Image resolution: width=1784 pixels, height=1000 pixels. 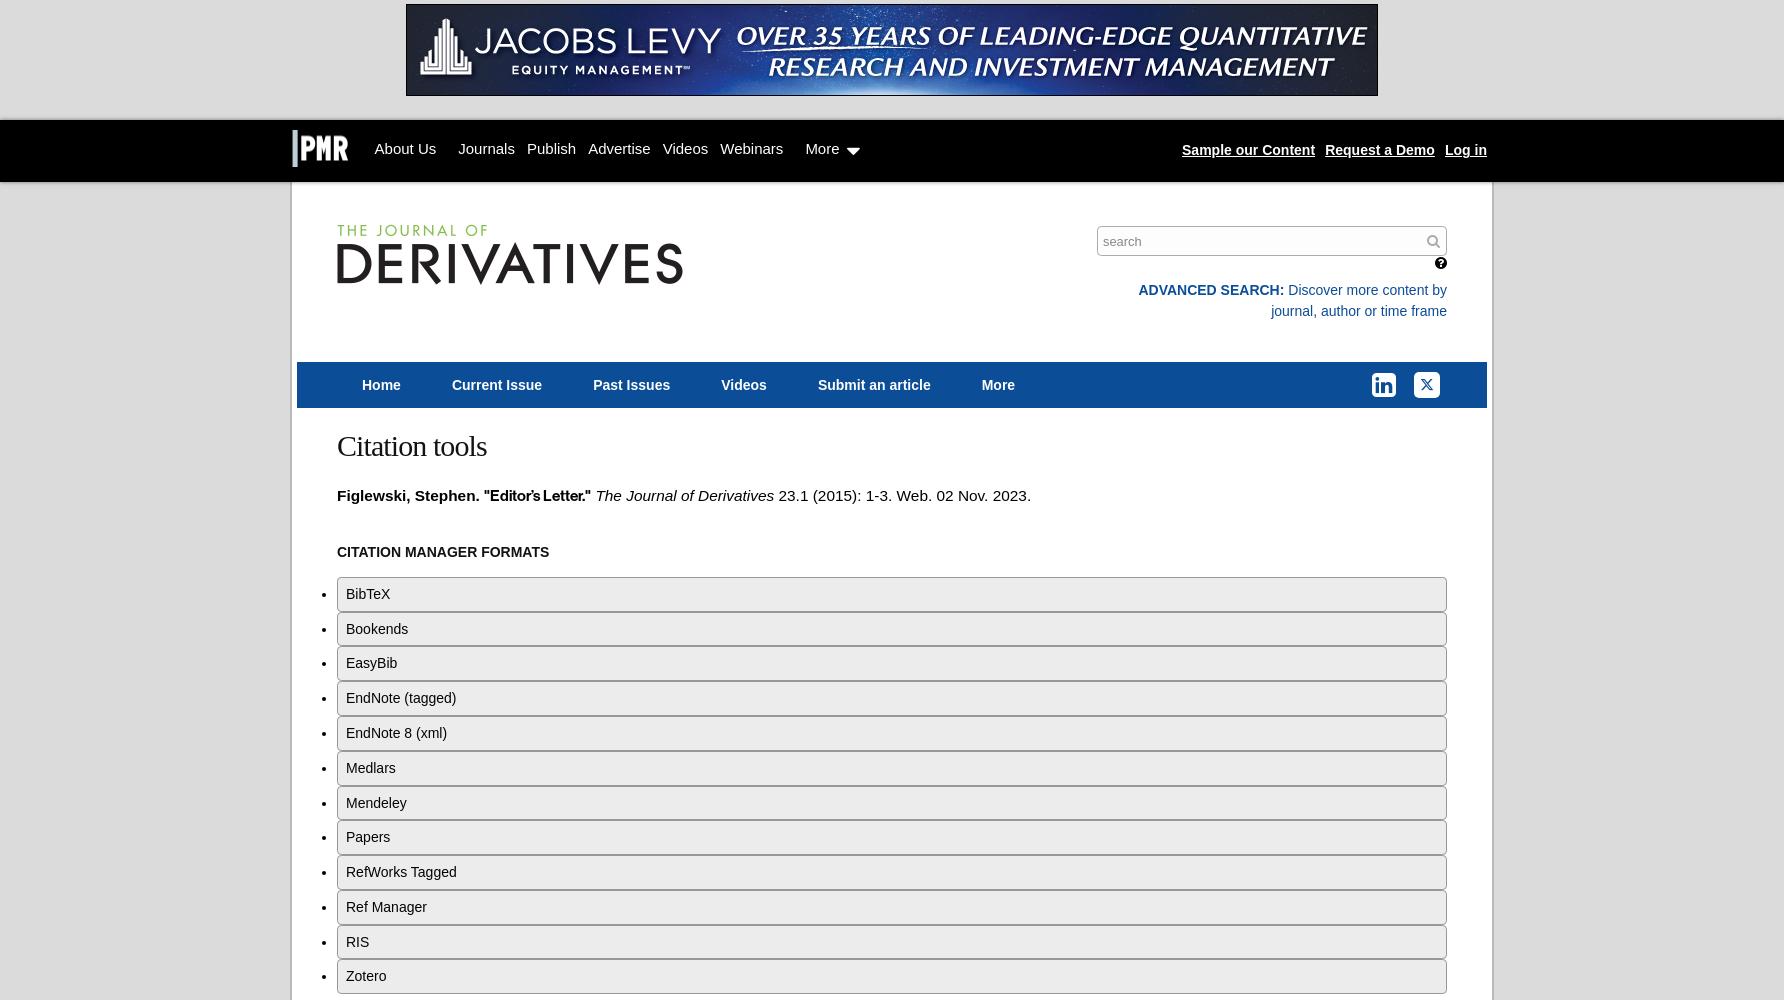 What do you see at coordinates (864, 493) in the screenshot?
I see `'1-3'` at bounding box center [864, 493].